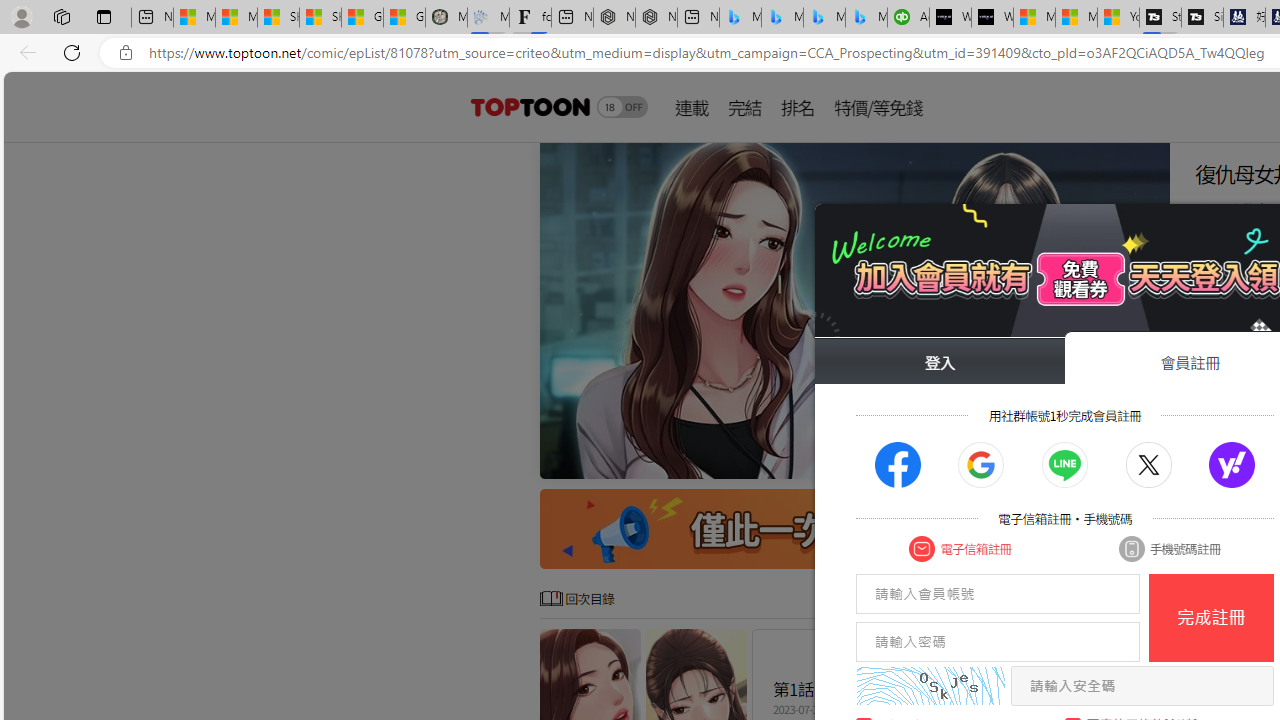  I want to click on 'captcha', so click(929, 685).